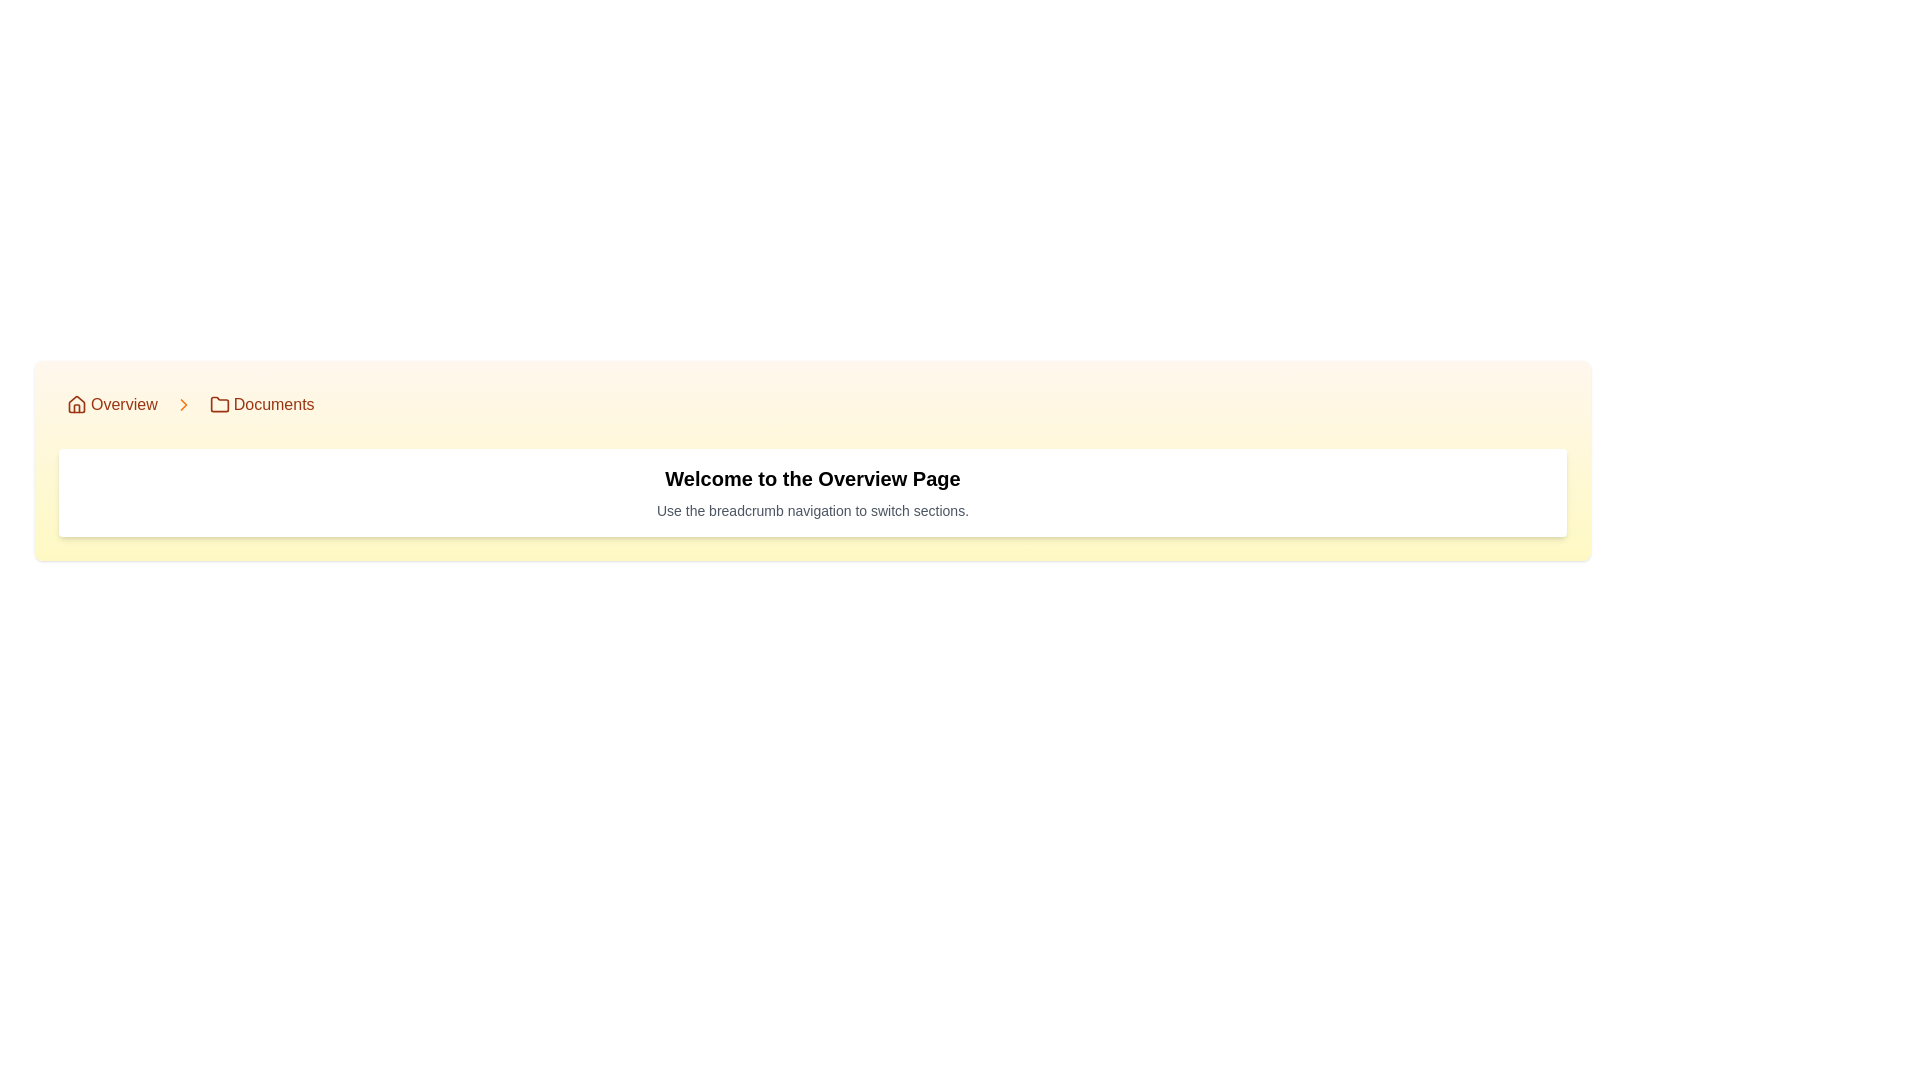 The height and width of the screenshot is (1080, 1920). What do you see at coordinates (261, 405) in the screenshot?
I see `the navigation button located in the breadcrumb navigation bar, which is the second button after 'Overview'` at bounding box center [261, 405].